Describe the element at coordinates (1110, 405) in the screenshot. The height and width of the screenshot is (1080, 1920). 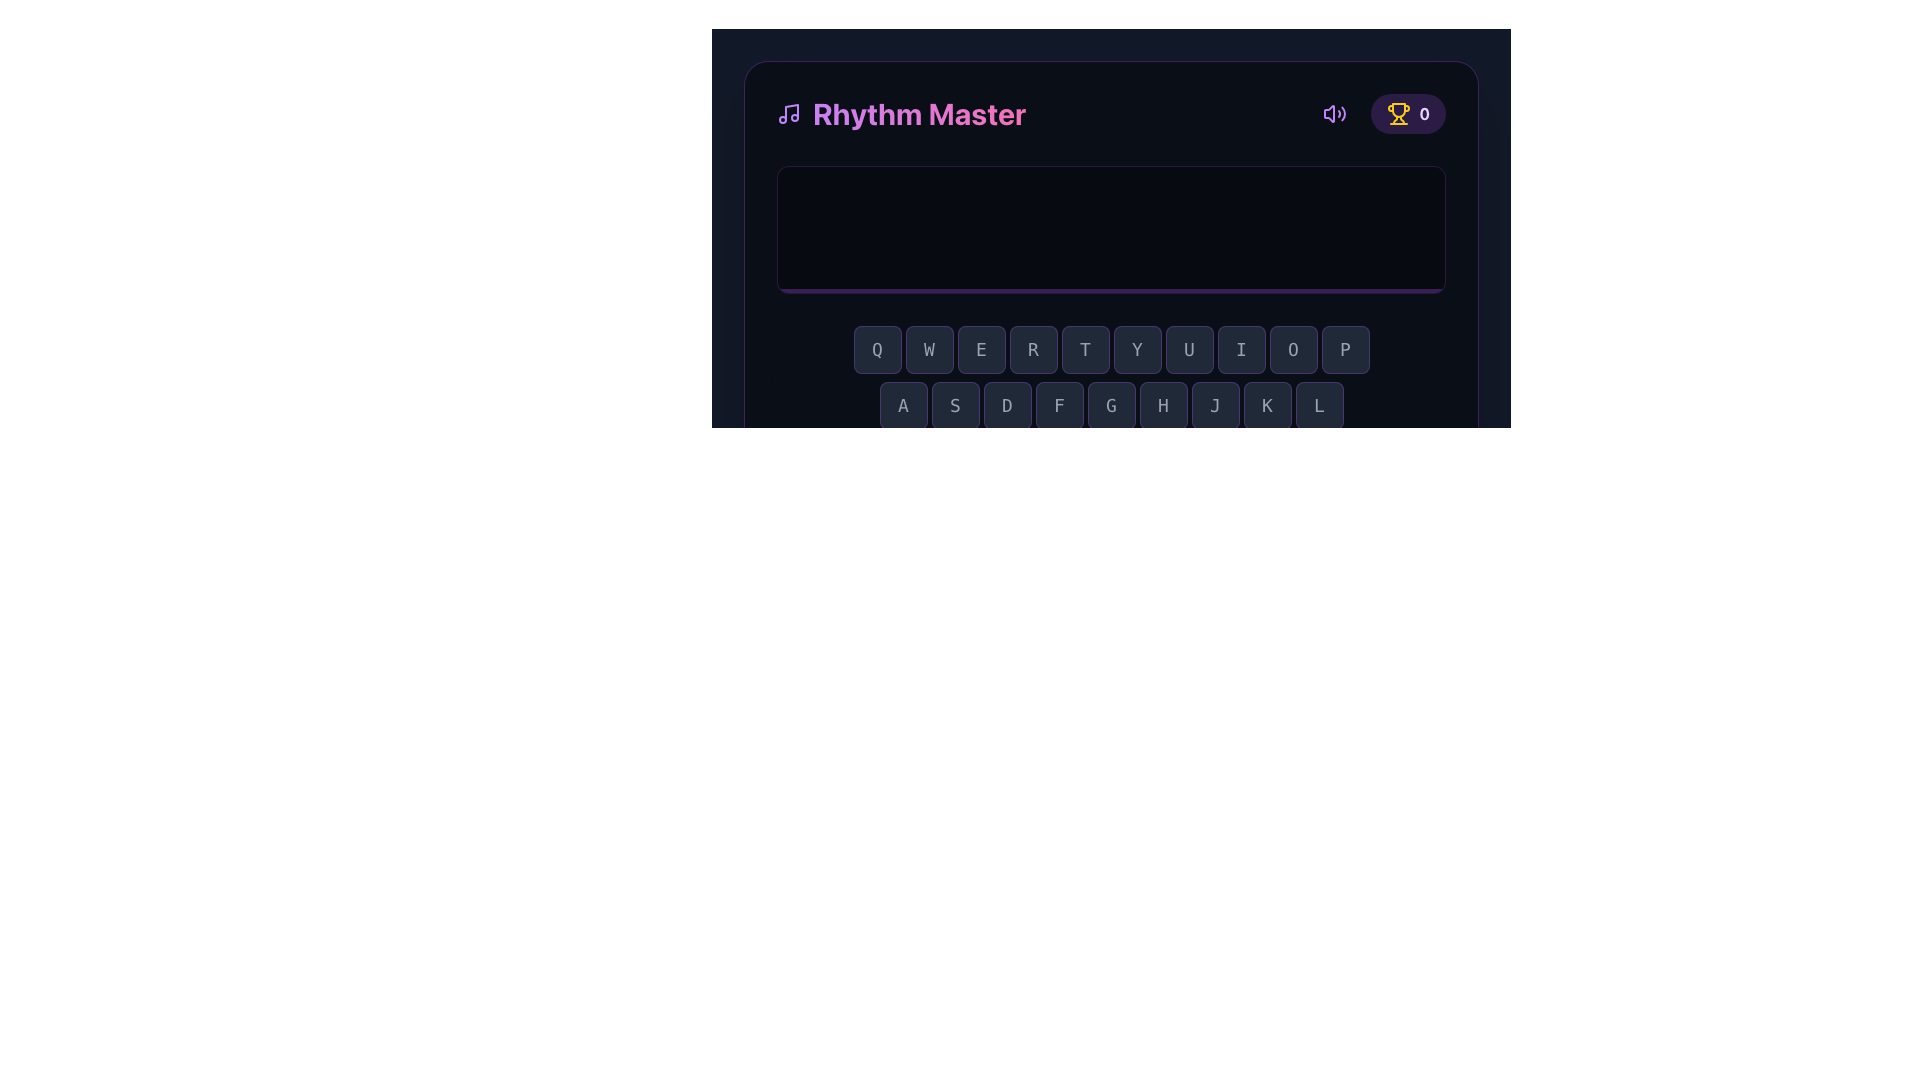
I see `the square button with rounded corners labeled 'G', which is the fifth button in a row of buttons` at that location.